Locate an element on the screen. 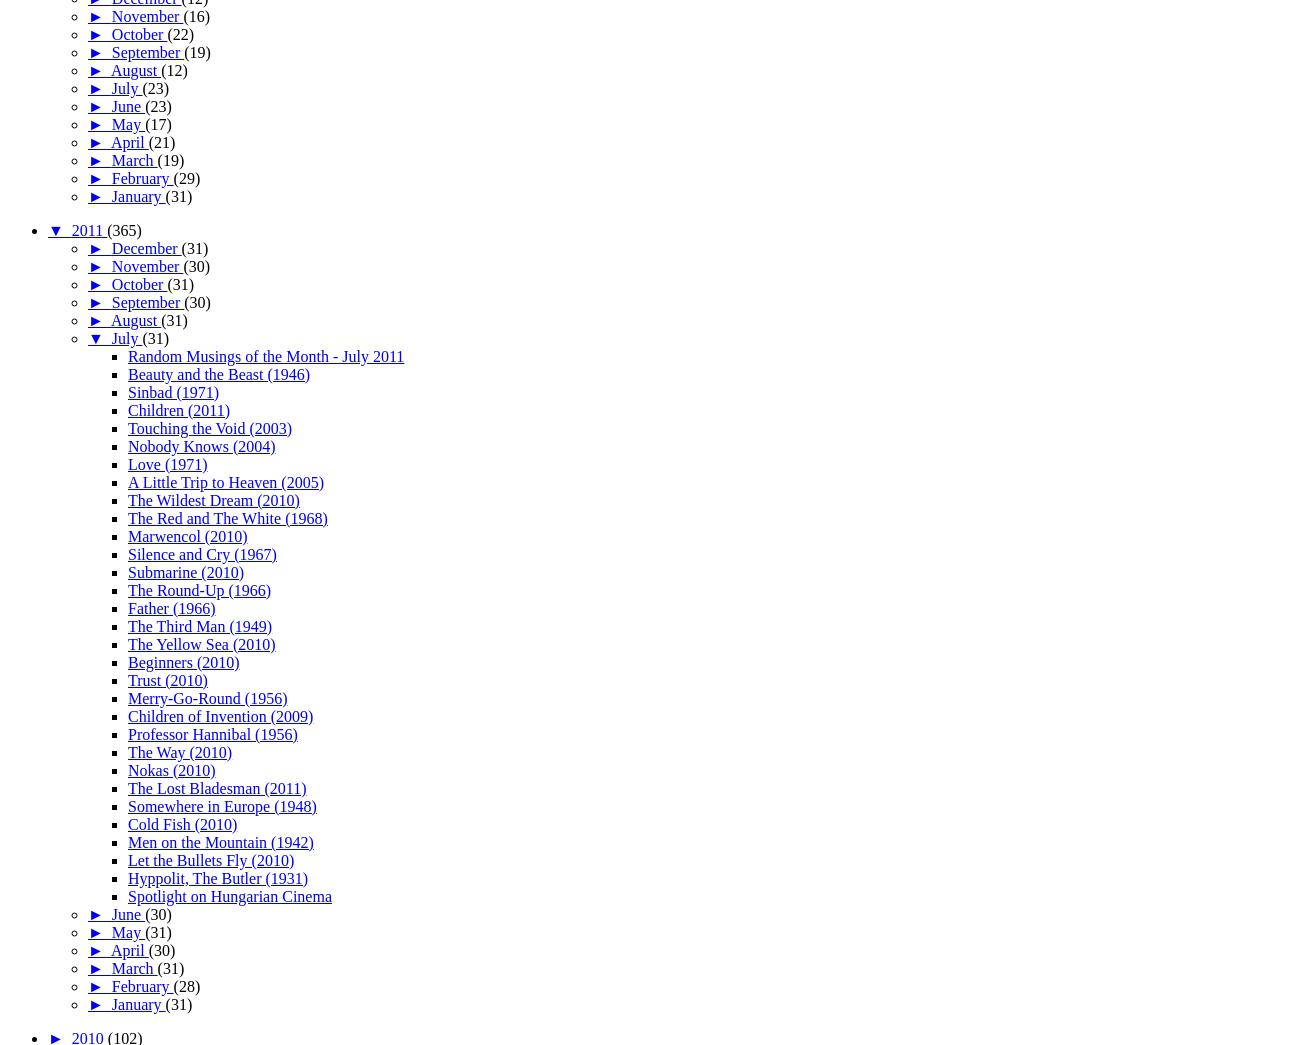 This screenshot has width=1300, height=1045. 'The Red and The White (1968)' is located at coordinates (226, 516).